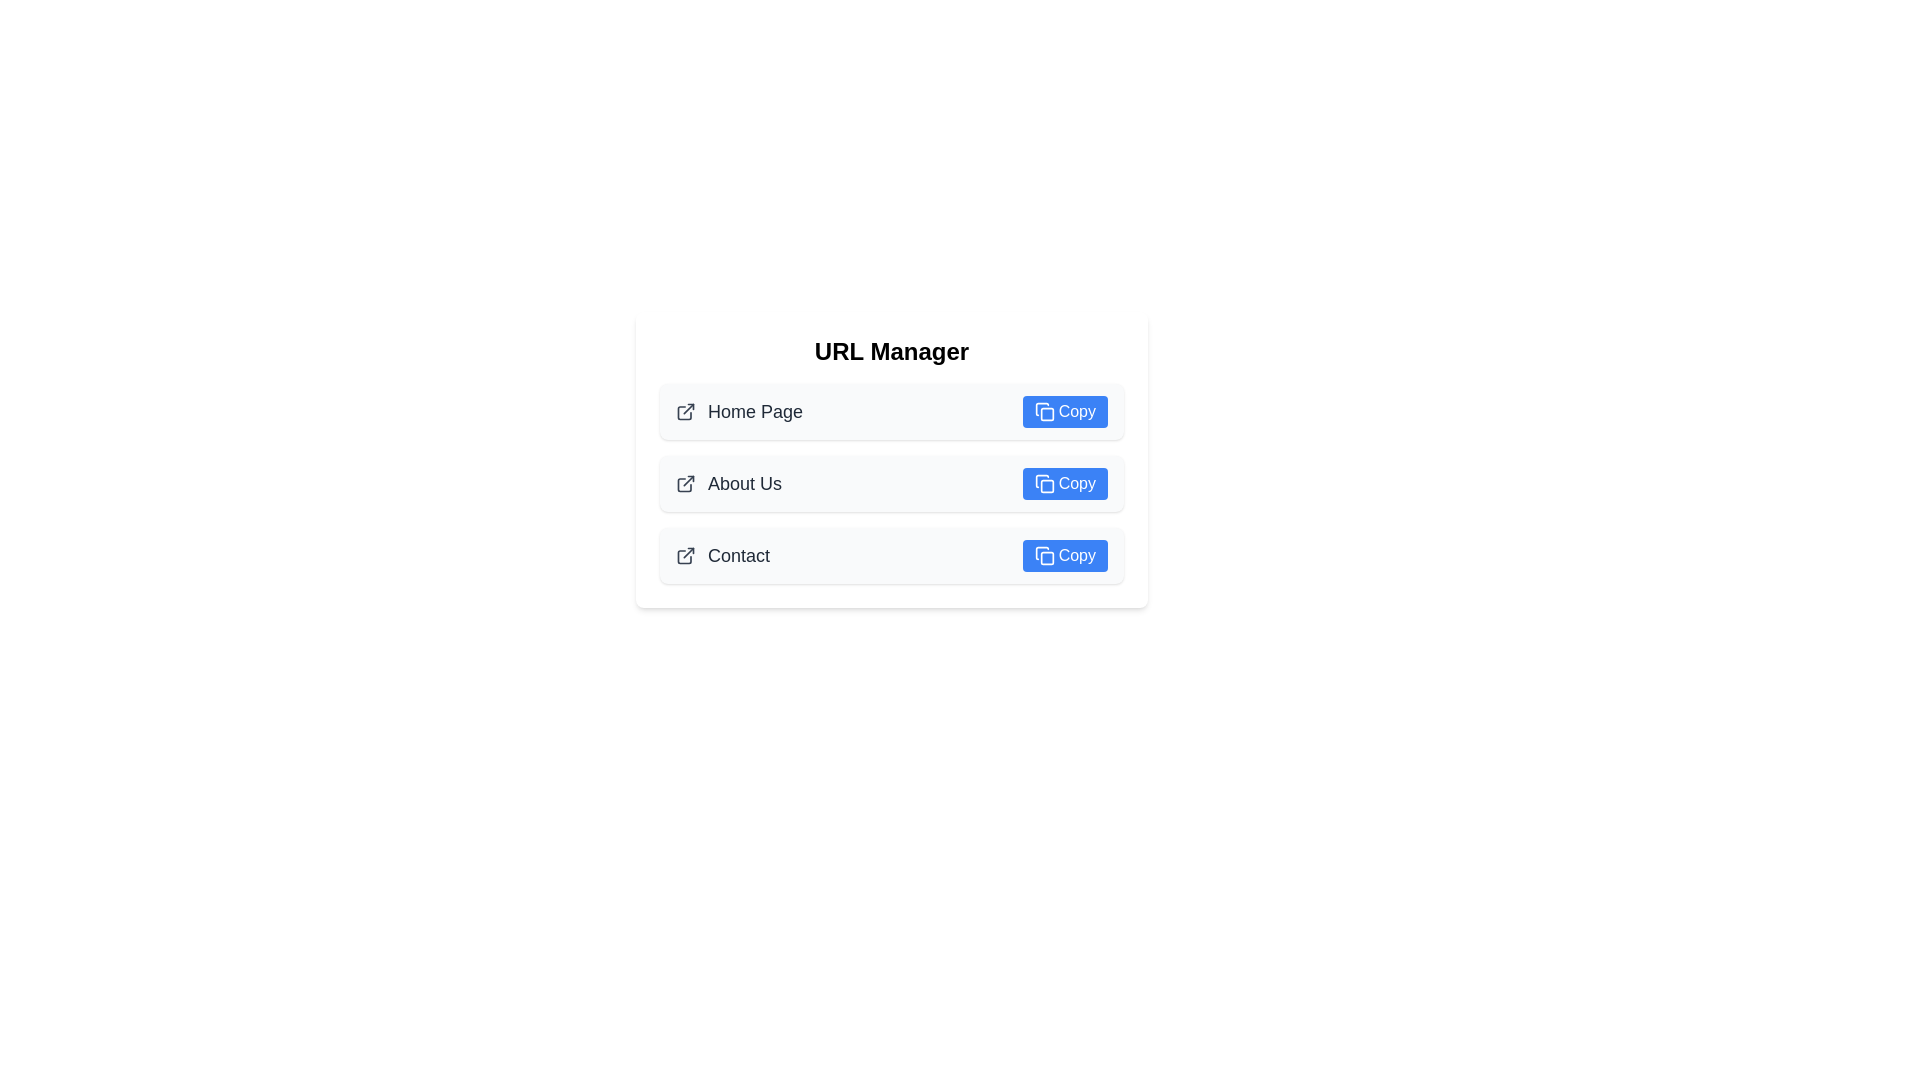 This screenshot has height=1080, width=1920. What do you see at coordinates (1046, 486) in the screenshot?
I see `the small rounded rectangle styled in light color (likely blue) that is located at the center of the 'Copy' button next to the 'About Us' label` at bounding box center [1046, 486].